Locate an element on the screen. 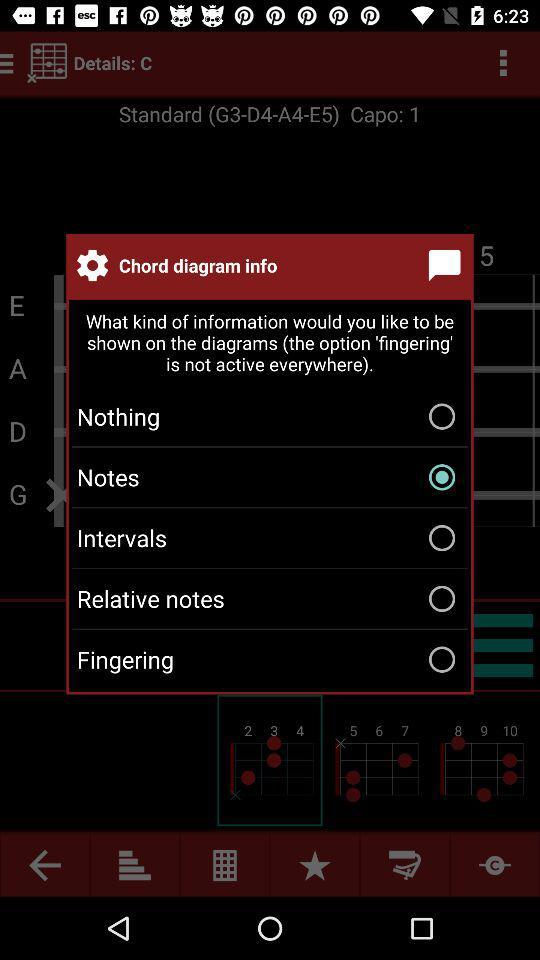 The image size is (540, 960). the icon next to the chord diagram info item is located at coordinates (448, 264).